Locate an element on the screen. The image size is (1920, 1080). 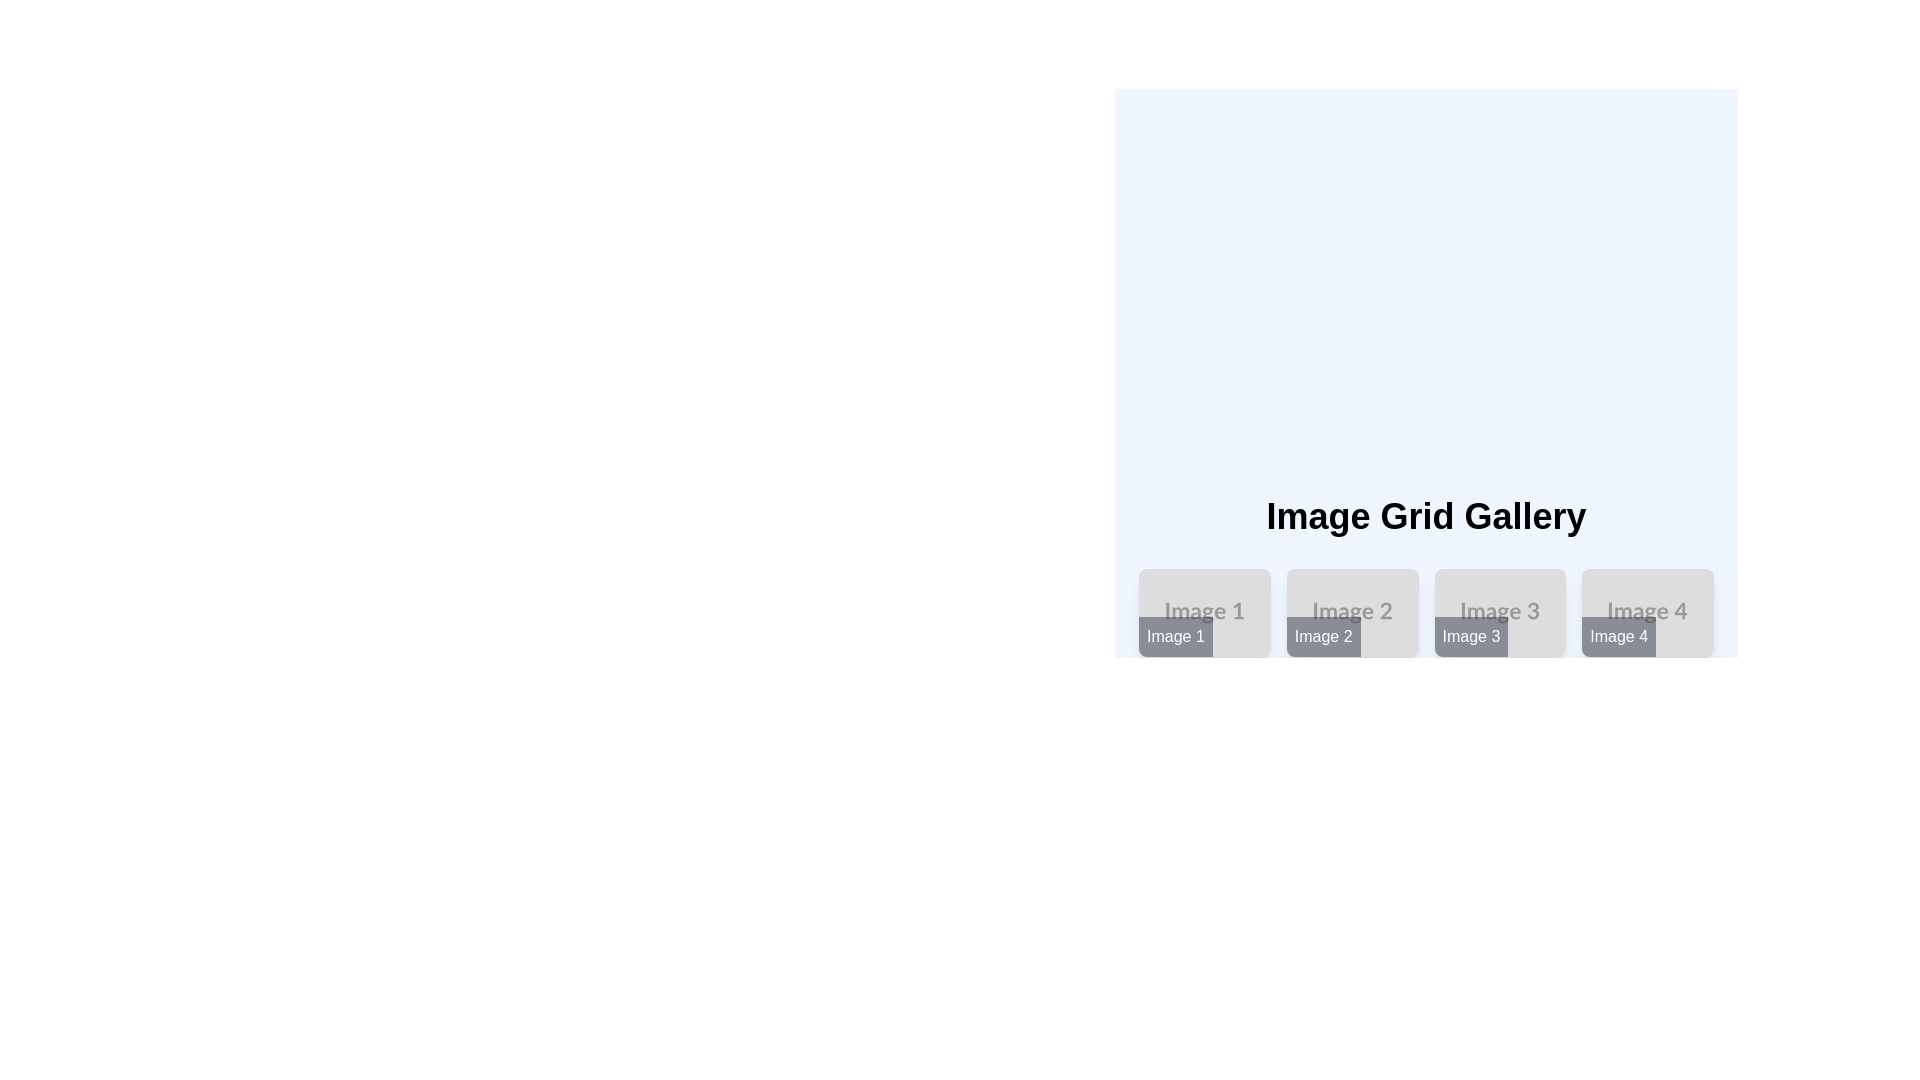
an image in the Image Grid Gallery is located at coordinates (1425, 664).